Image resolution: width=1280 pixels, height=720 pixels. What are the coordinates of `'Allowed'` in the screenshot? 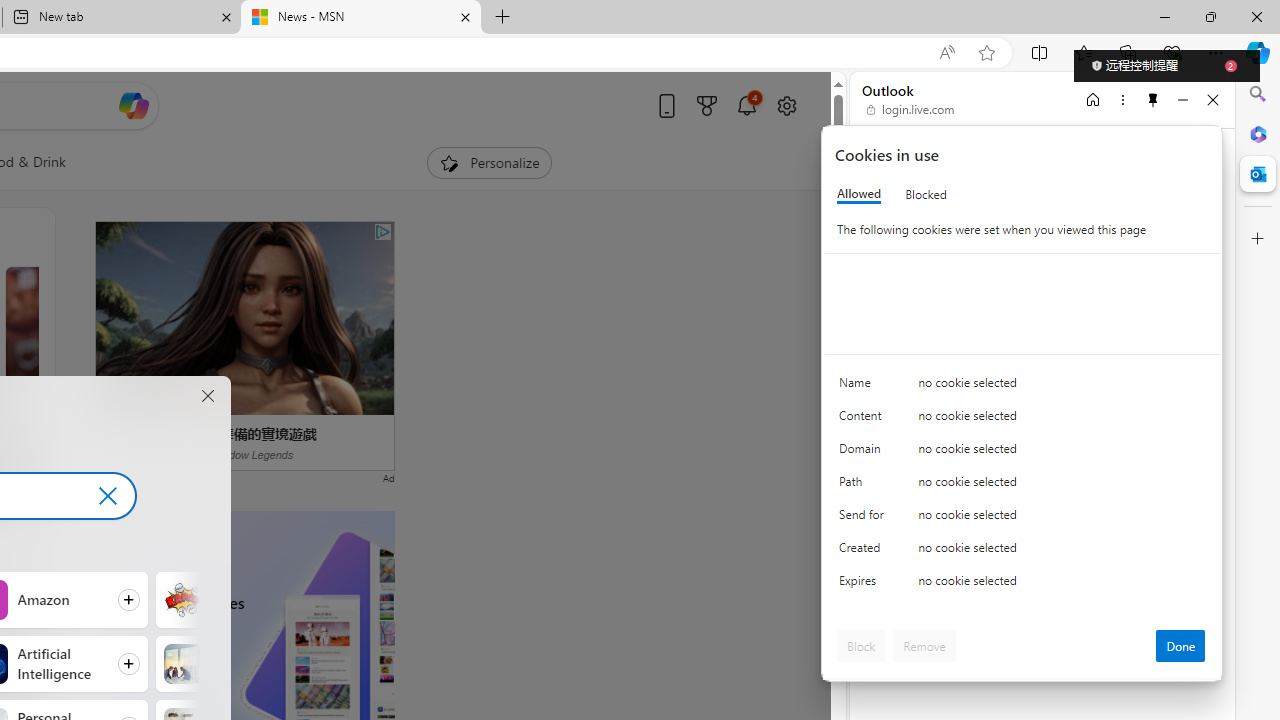 It's located at (859, 194).